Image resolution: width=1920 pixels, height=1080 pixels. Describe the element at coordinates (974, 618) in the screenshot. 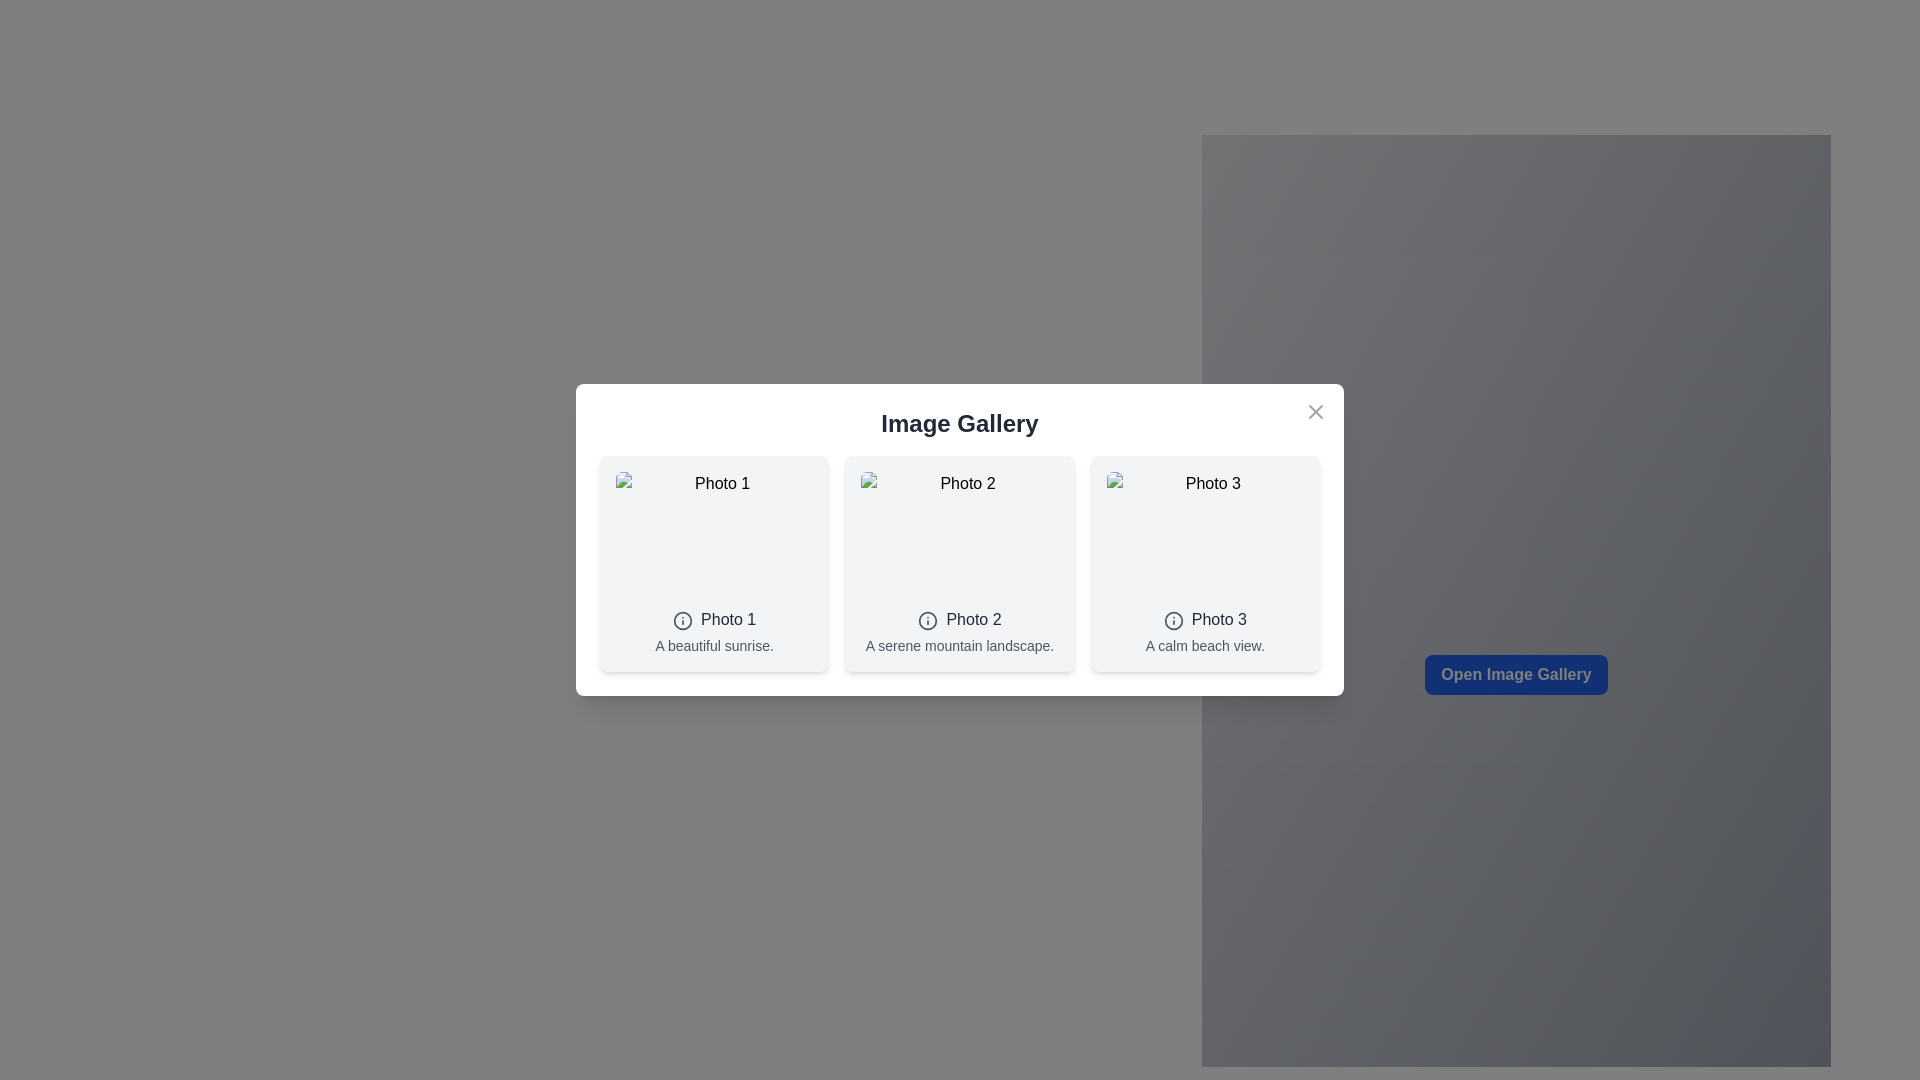

I see `text label identifying 'Photo 2', which is positioned below the image and to the right of an icon` at that location.